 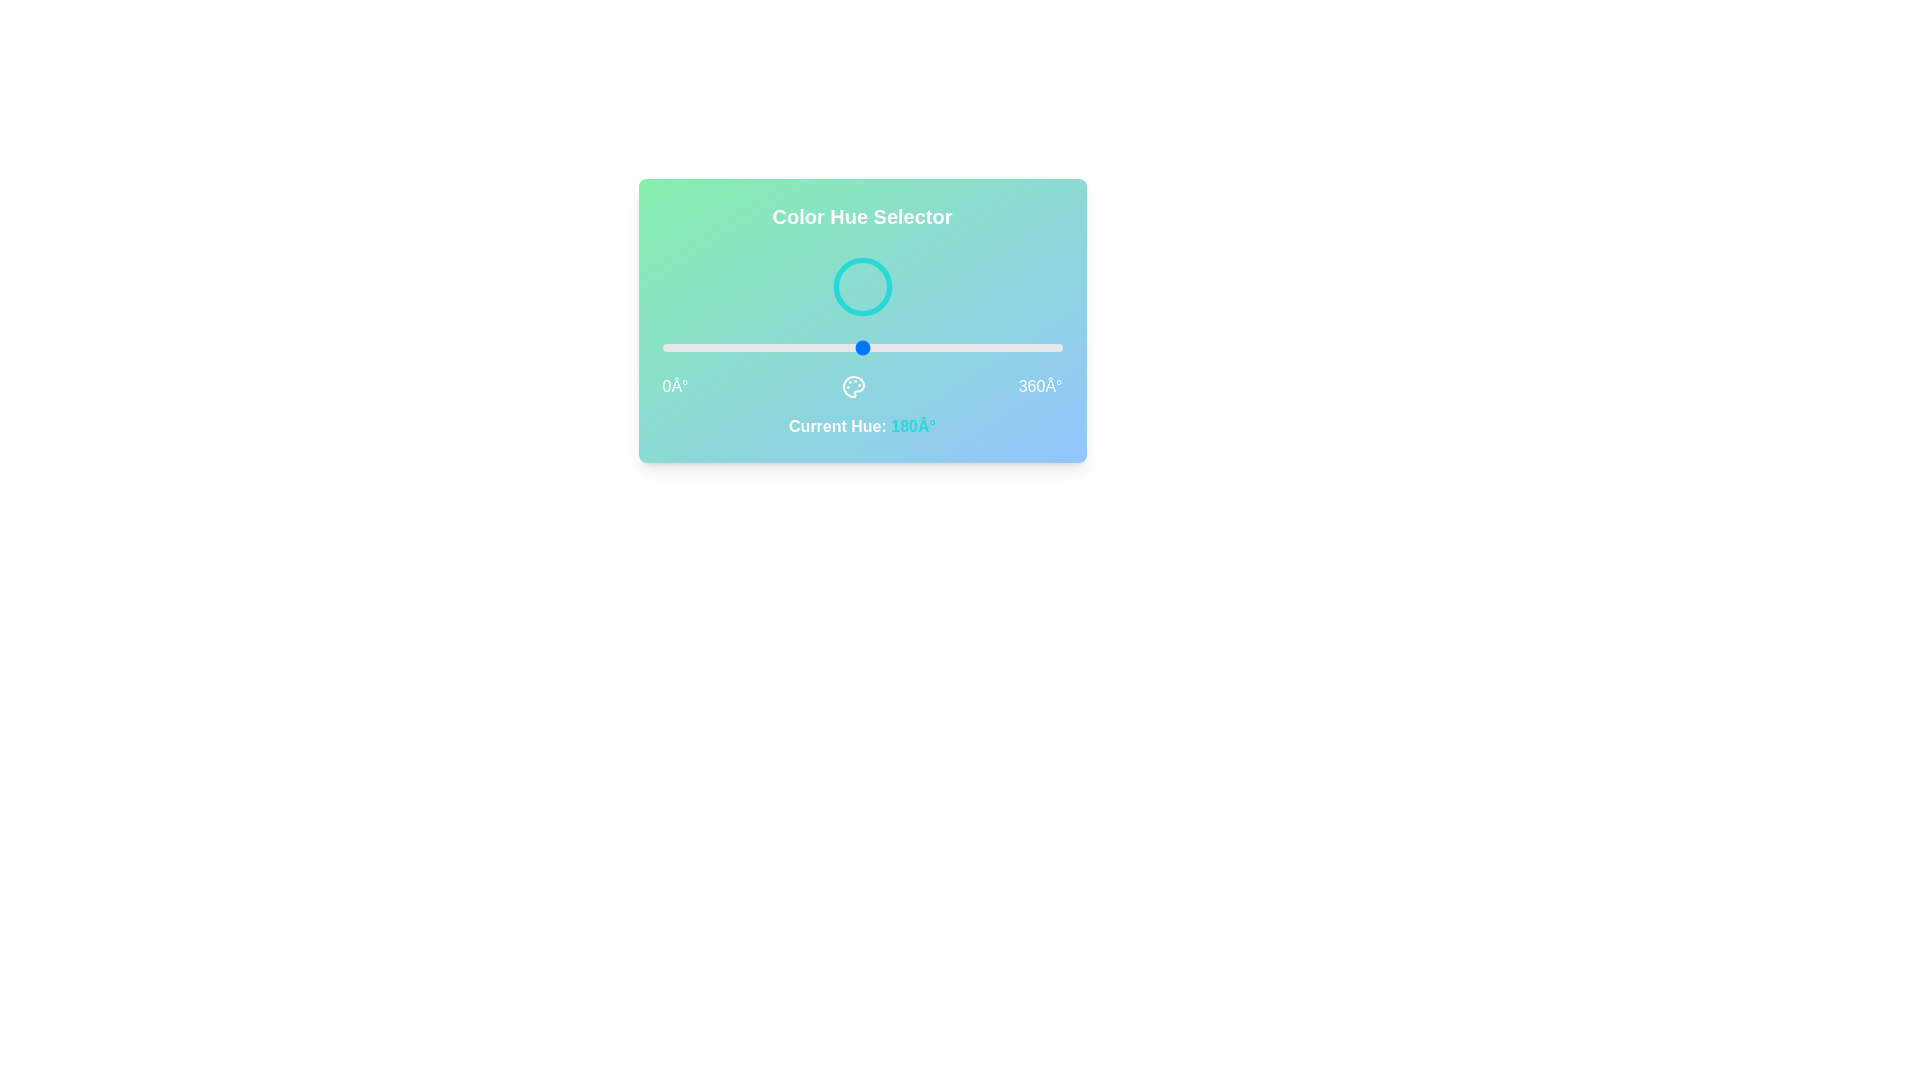 What do you see at coordinates (928, 346) in the screenshot?
I see `the slider to set the hue to 240 degrees, causing the circle's color to change accordingly` at bounding box center [928, 346].